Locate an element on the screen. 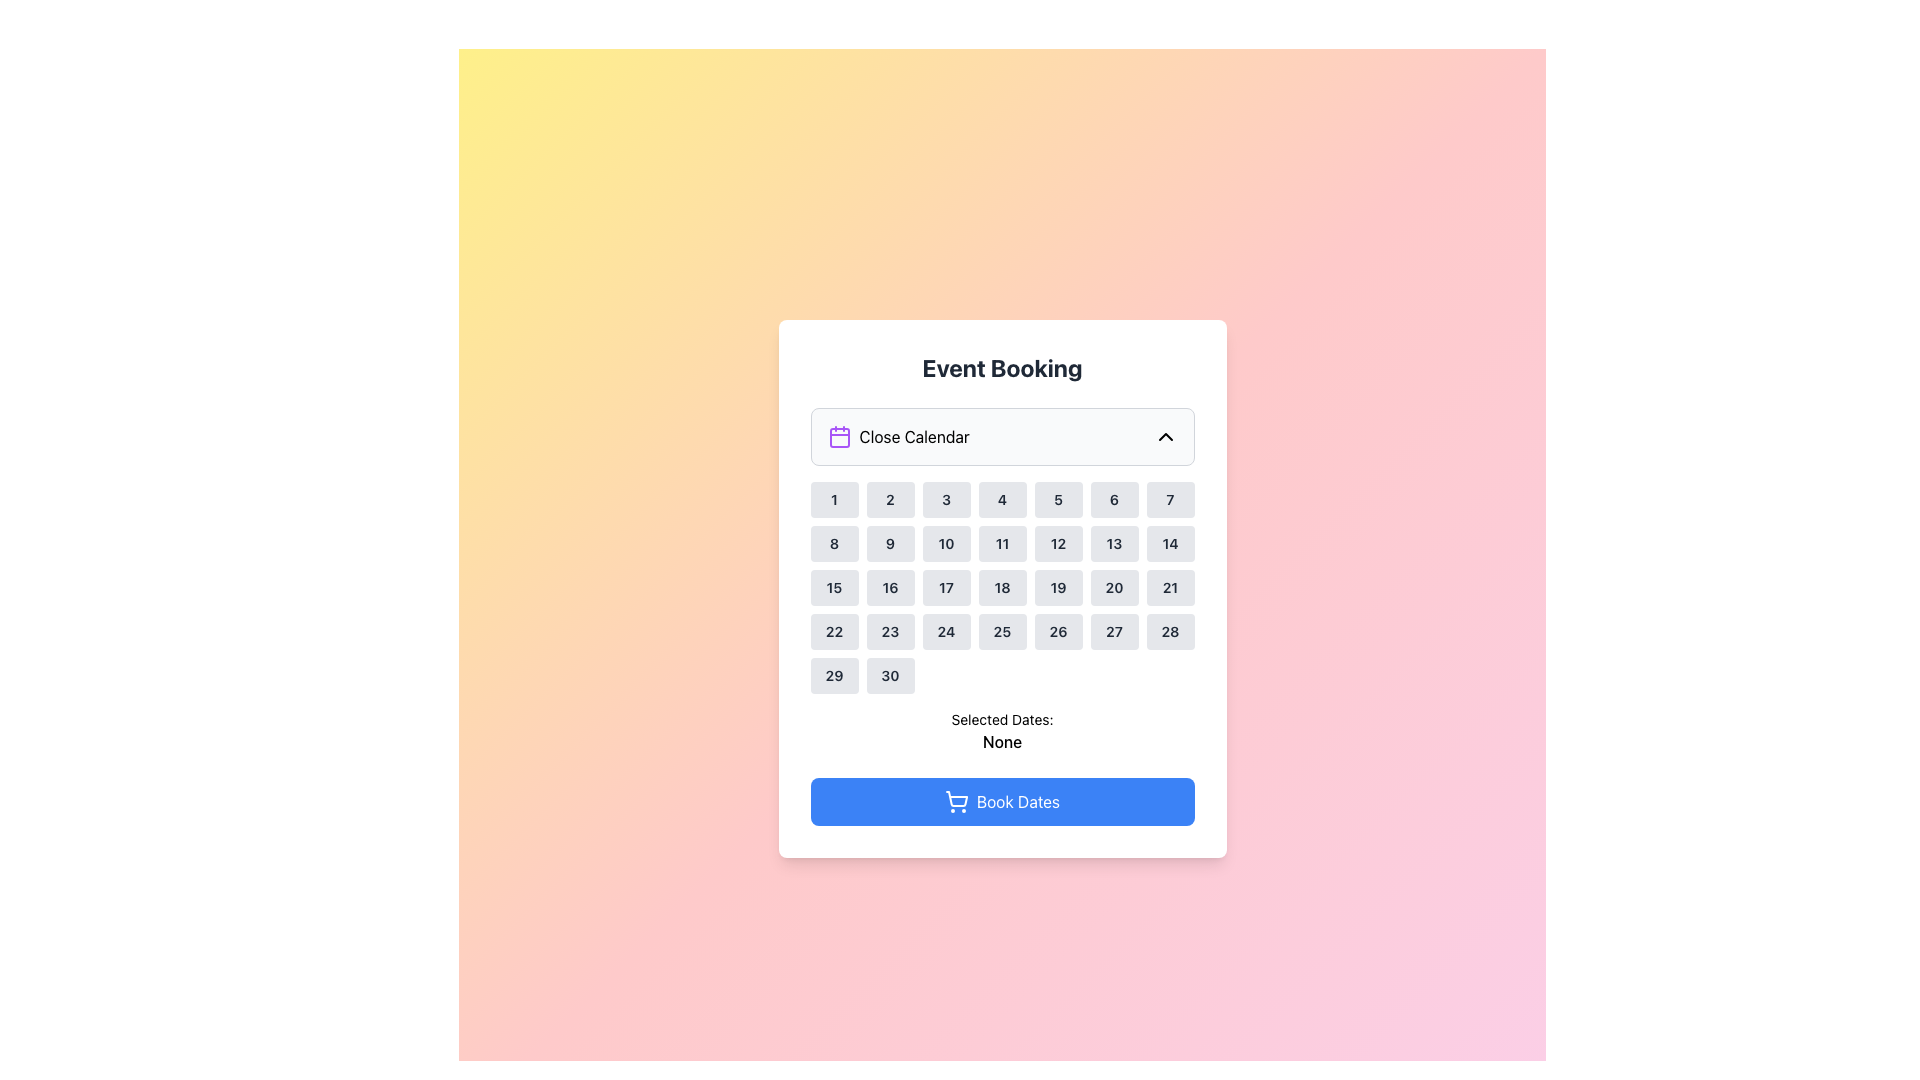  the button that allows users to select the specific day '27' within the calendar component is located at coordinates (1113, 632).